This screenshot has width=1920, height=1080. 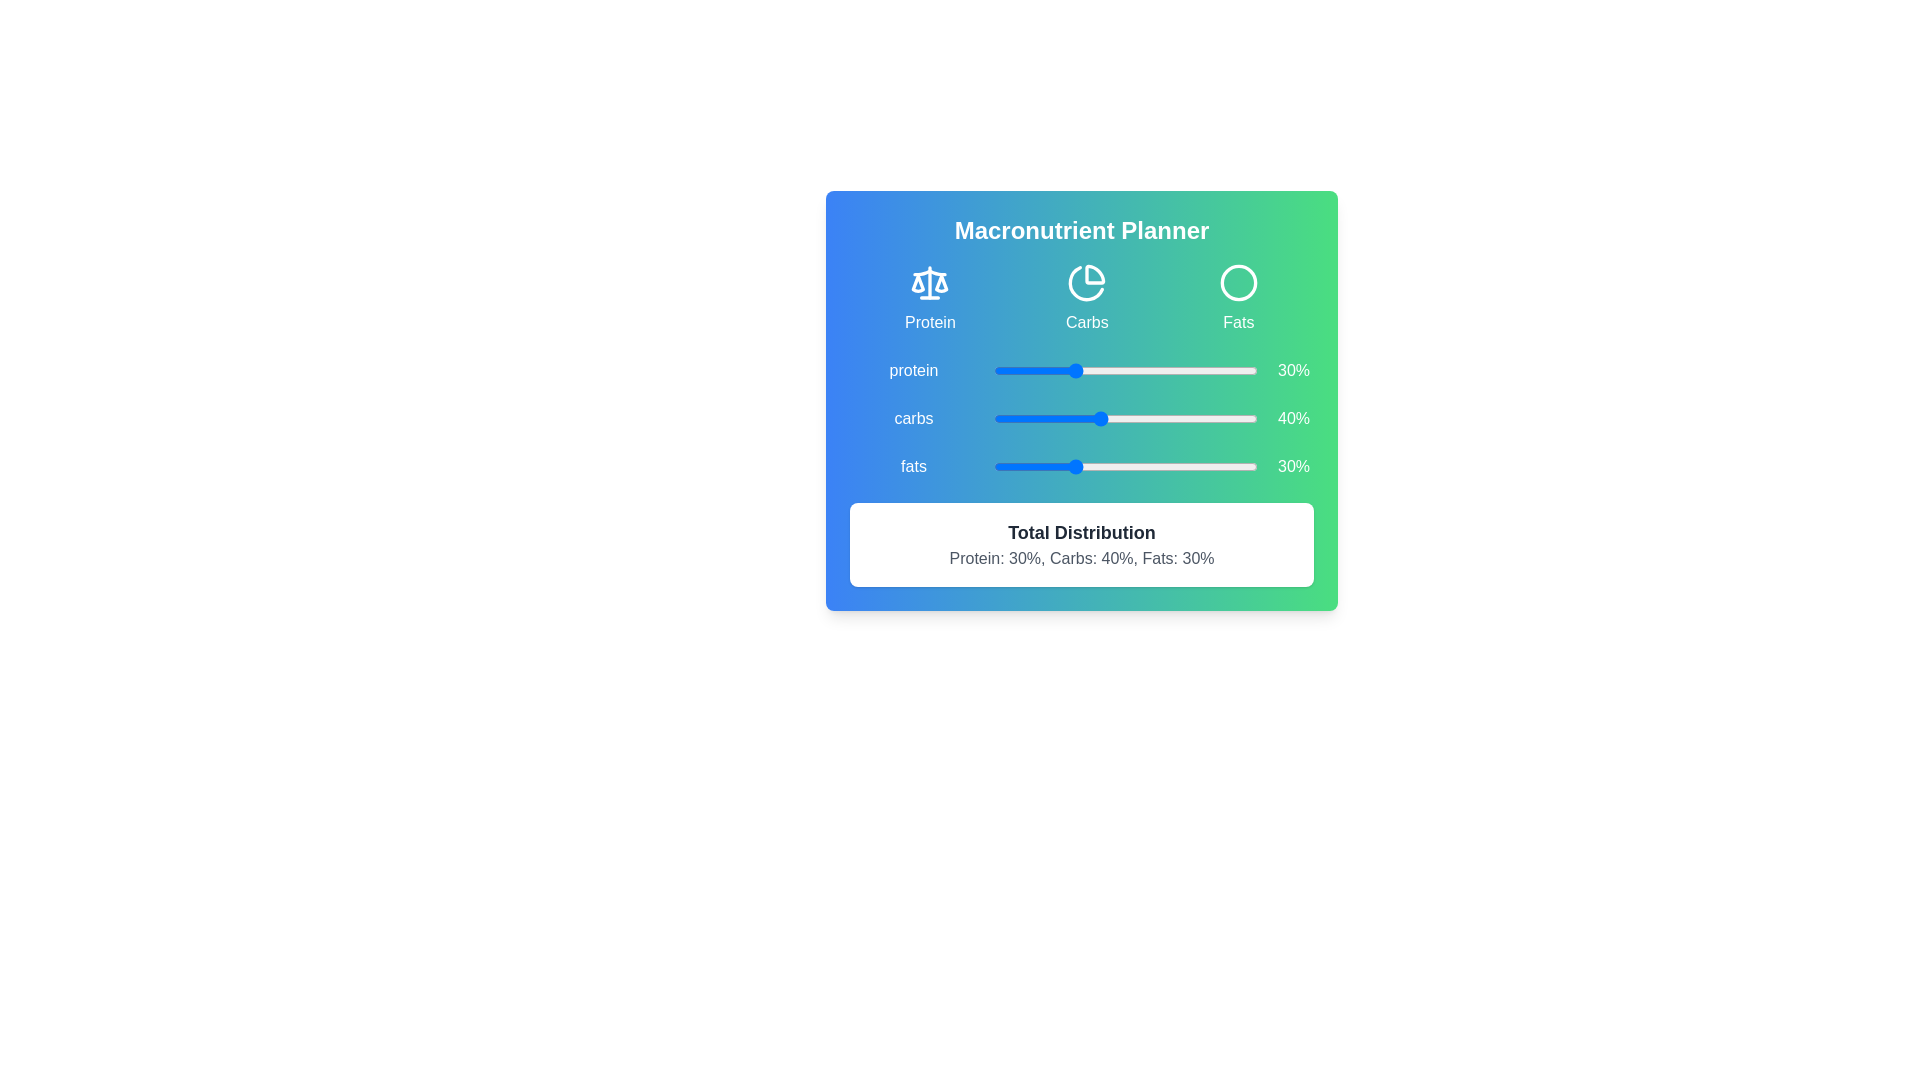 I want to click on the fats percentage, so click(x=1001, y=466).